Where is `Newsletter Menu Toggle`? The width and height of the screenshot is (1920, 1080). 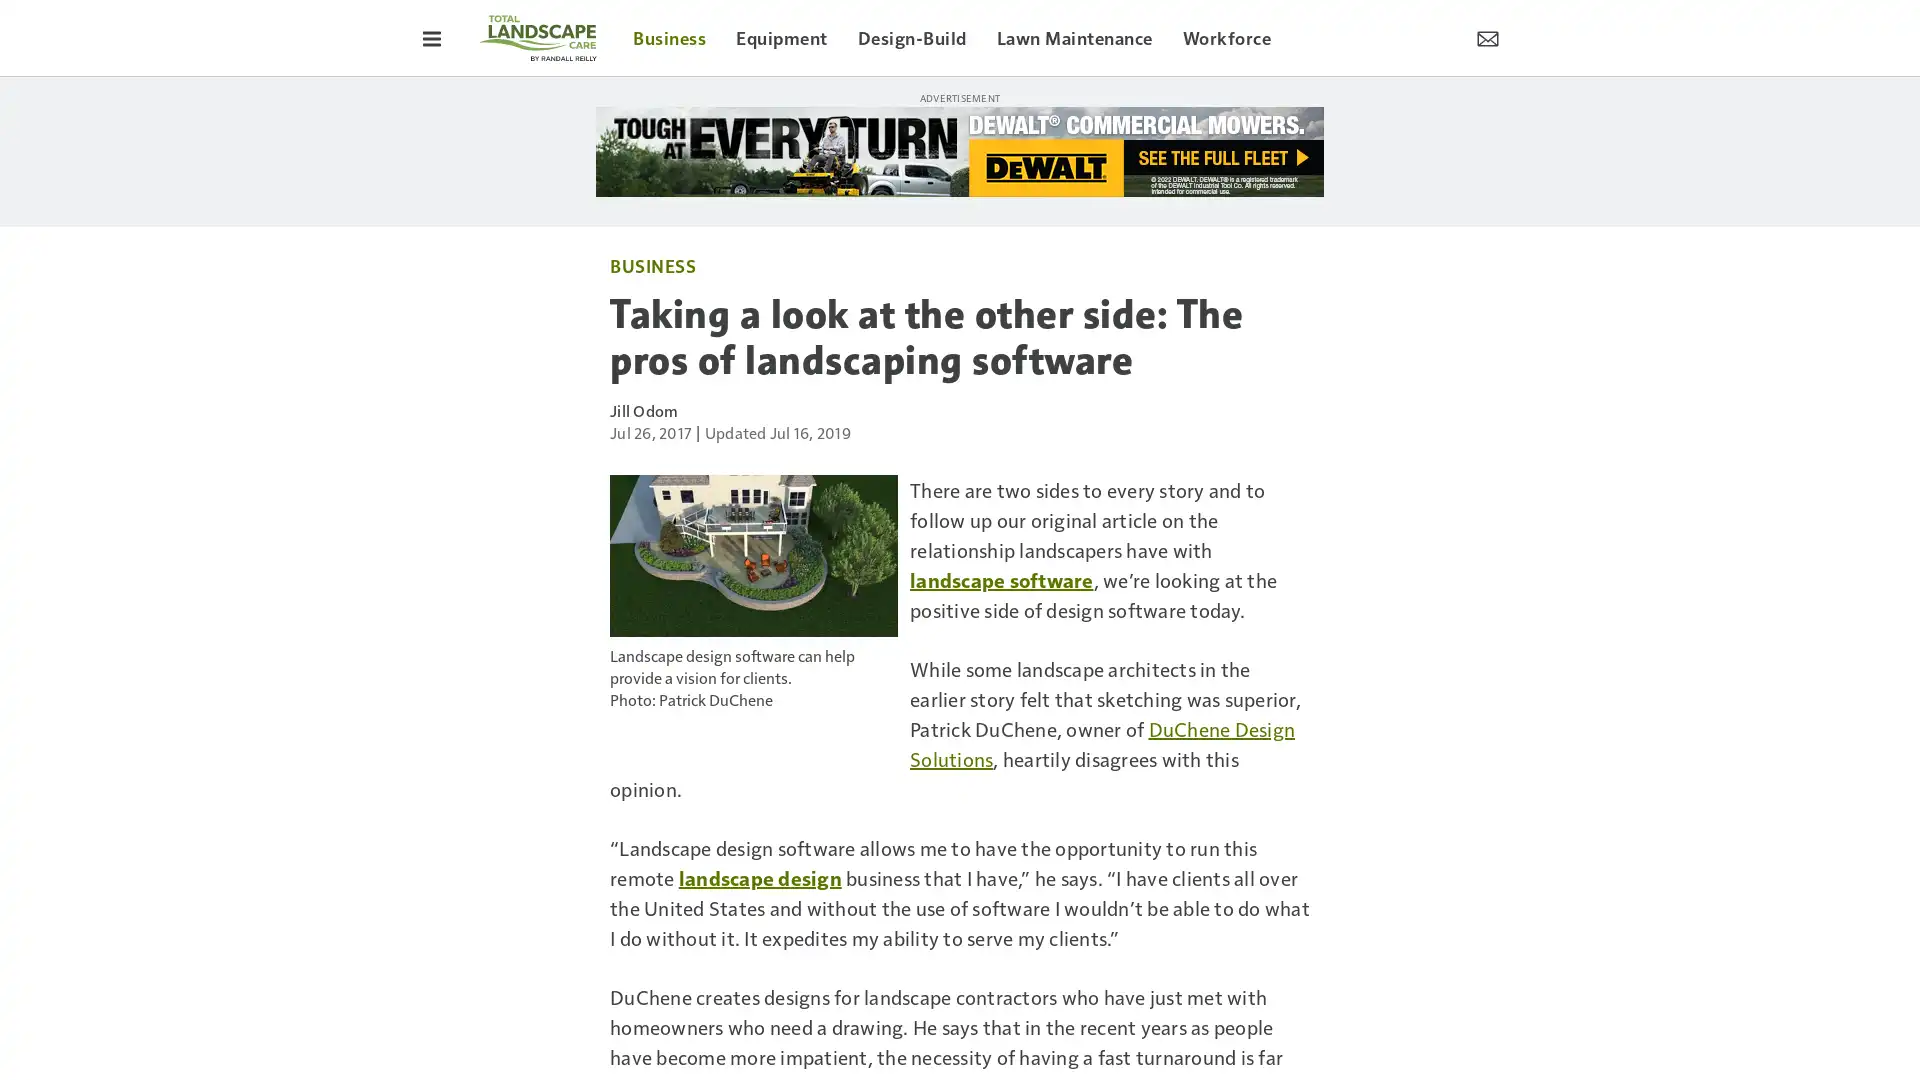 Newsletter Menu Toggle is located at coordinates (1488, 37).